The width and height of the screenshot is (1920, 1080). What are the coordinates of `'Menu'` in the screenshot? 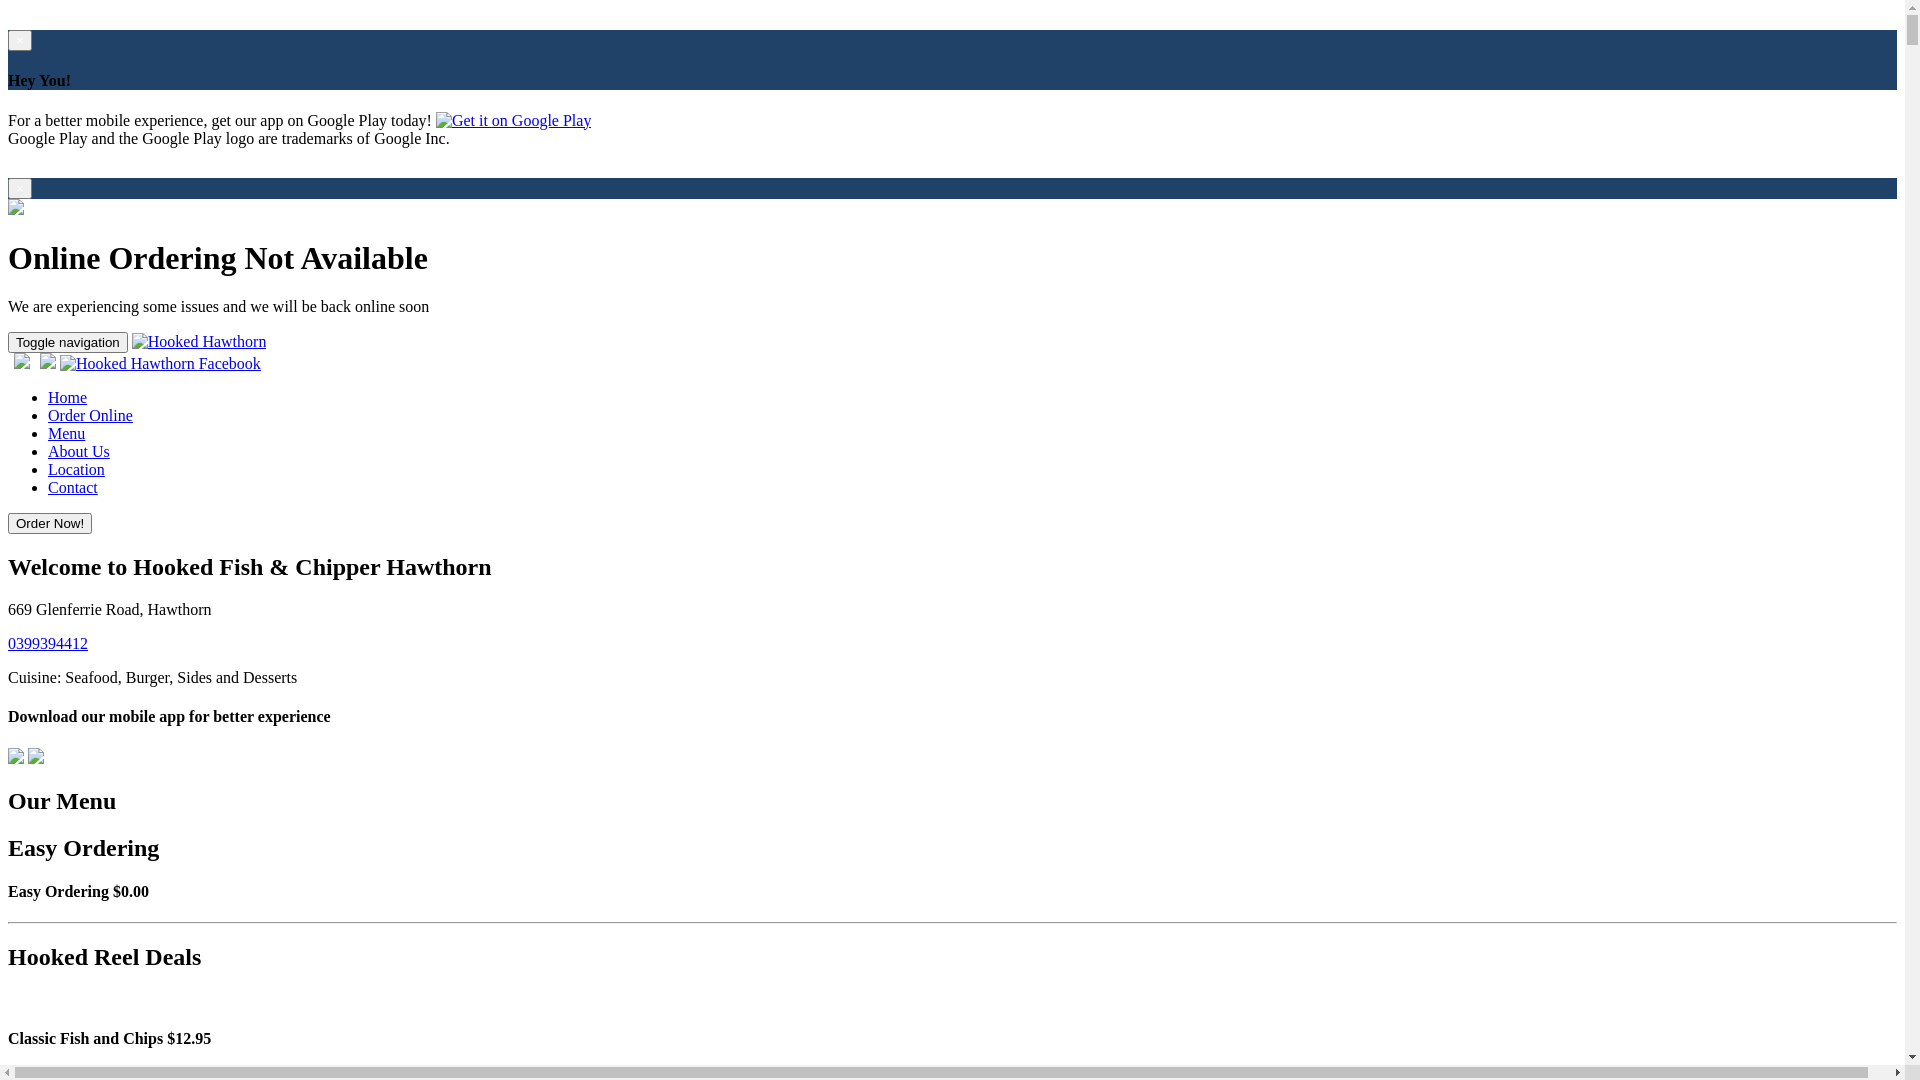 It's located at (48, 432).